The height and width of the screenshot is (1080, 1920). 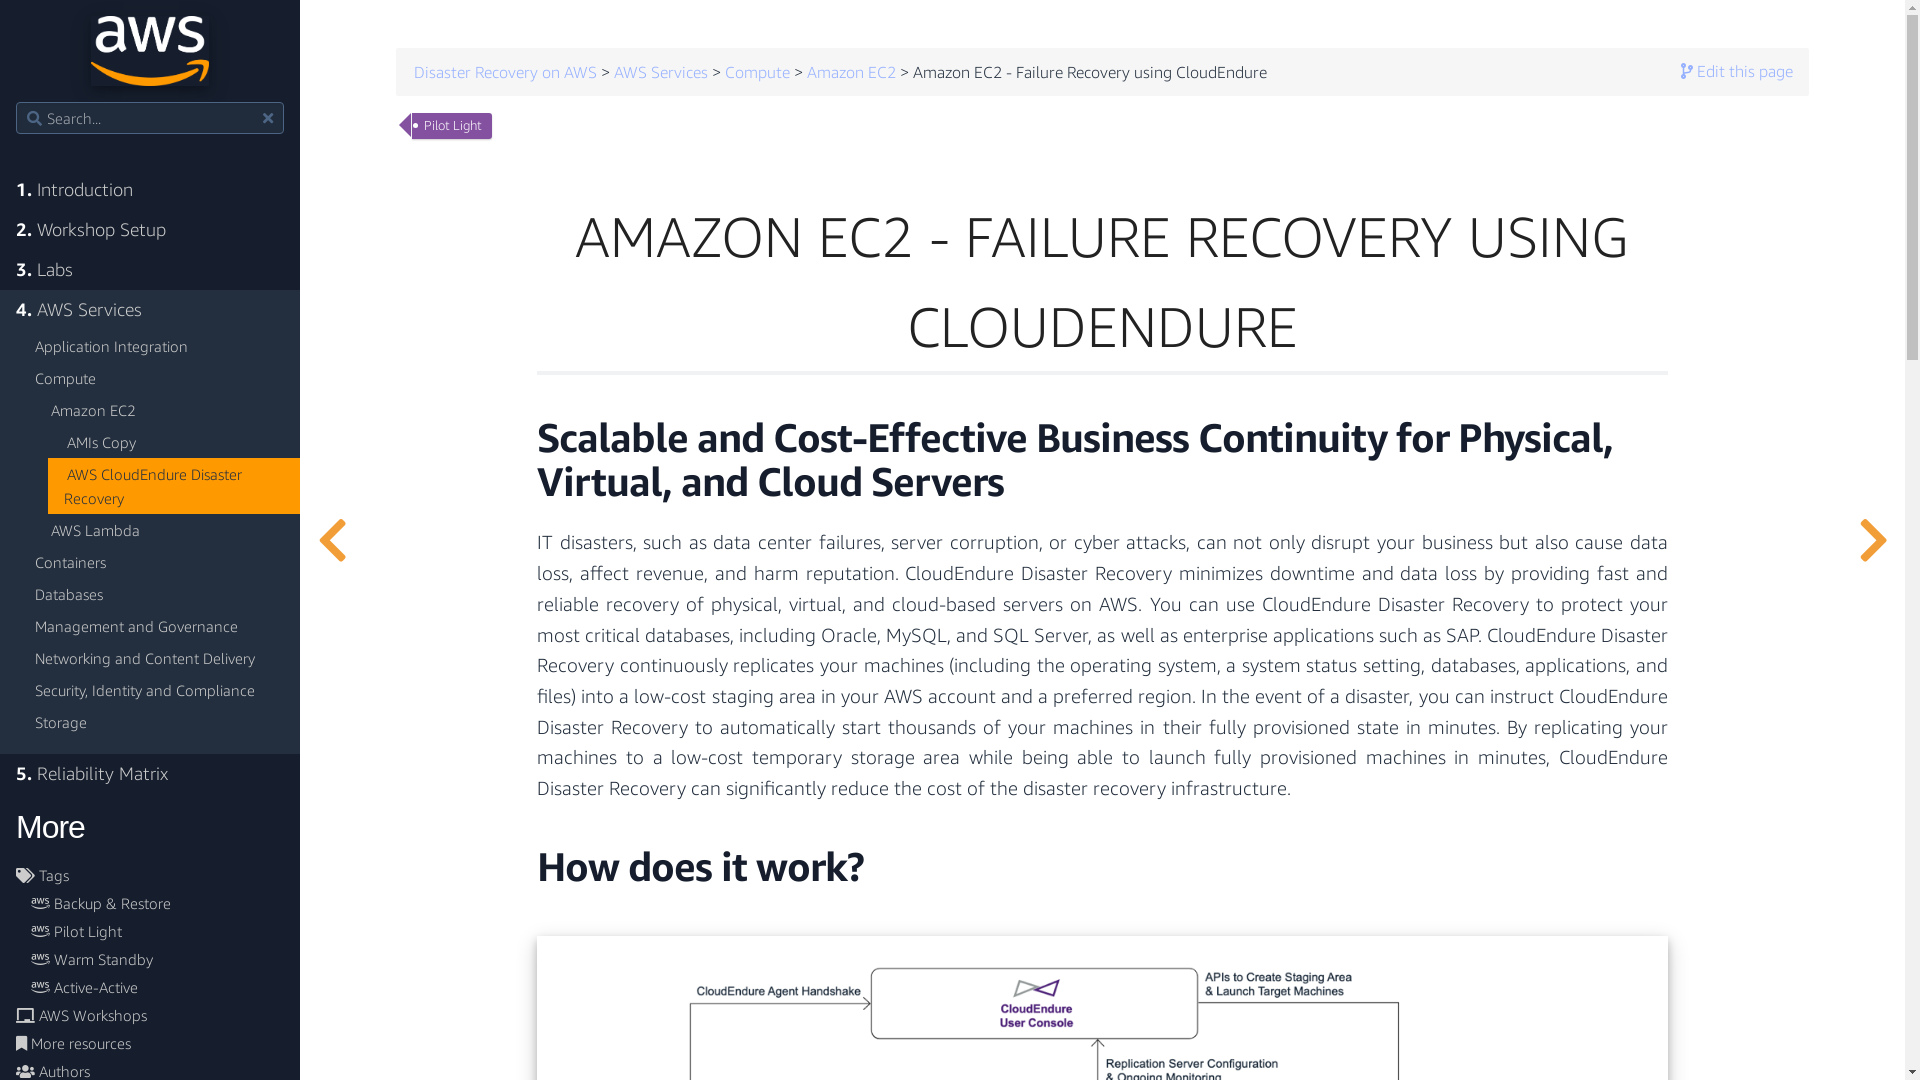 I want to click on 'AWS Workshops', so click(x=148, y=1014).